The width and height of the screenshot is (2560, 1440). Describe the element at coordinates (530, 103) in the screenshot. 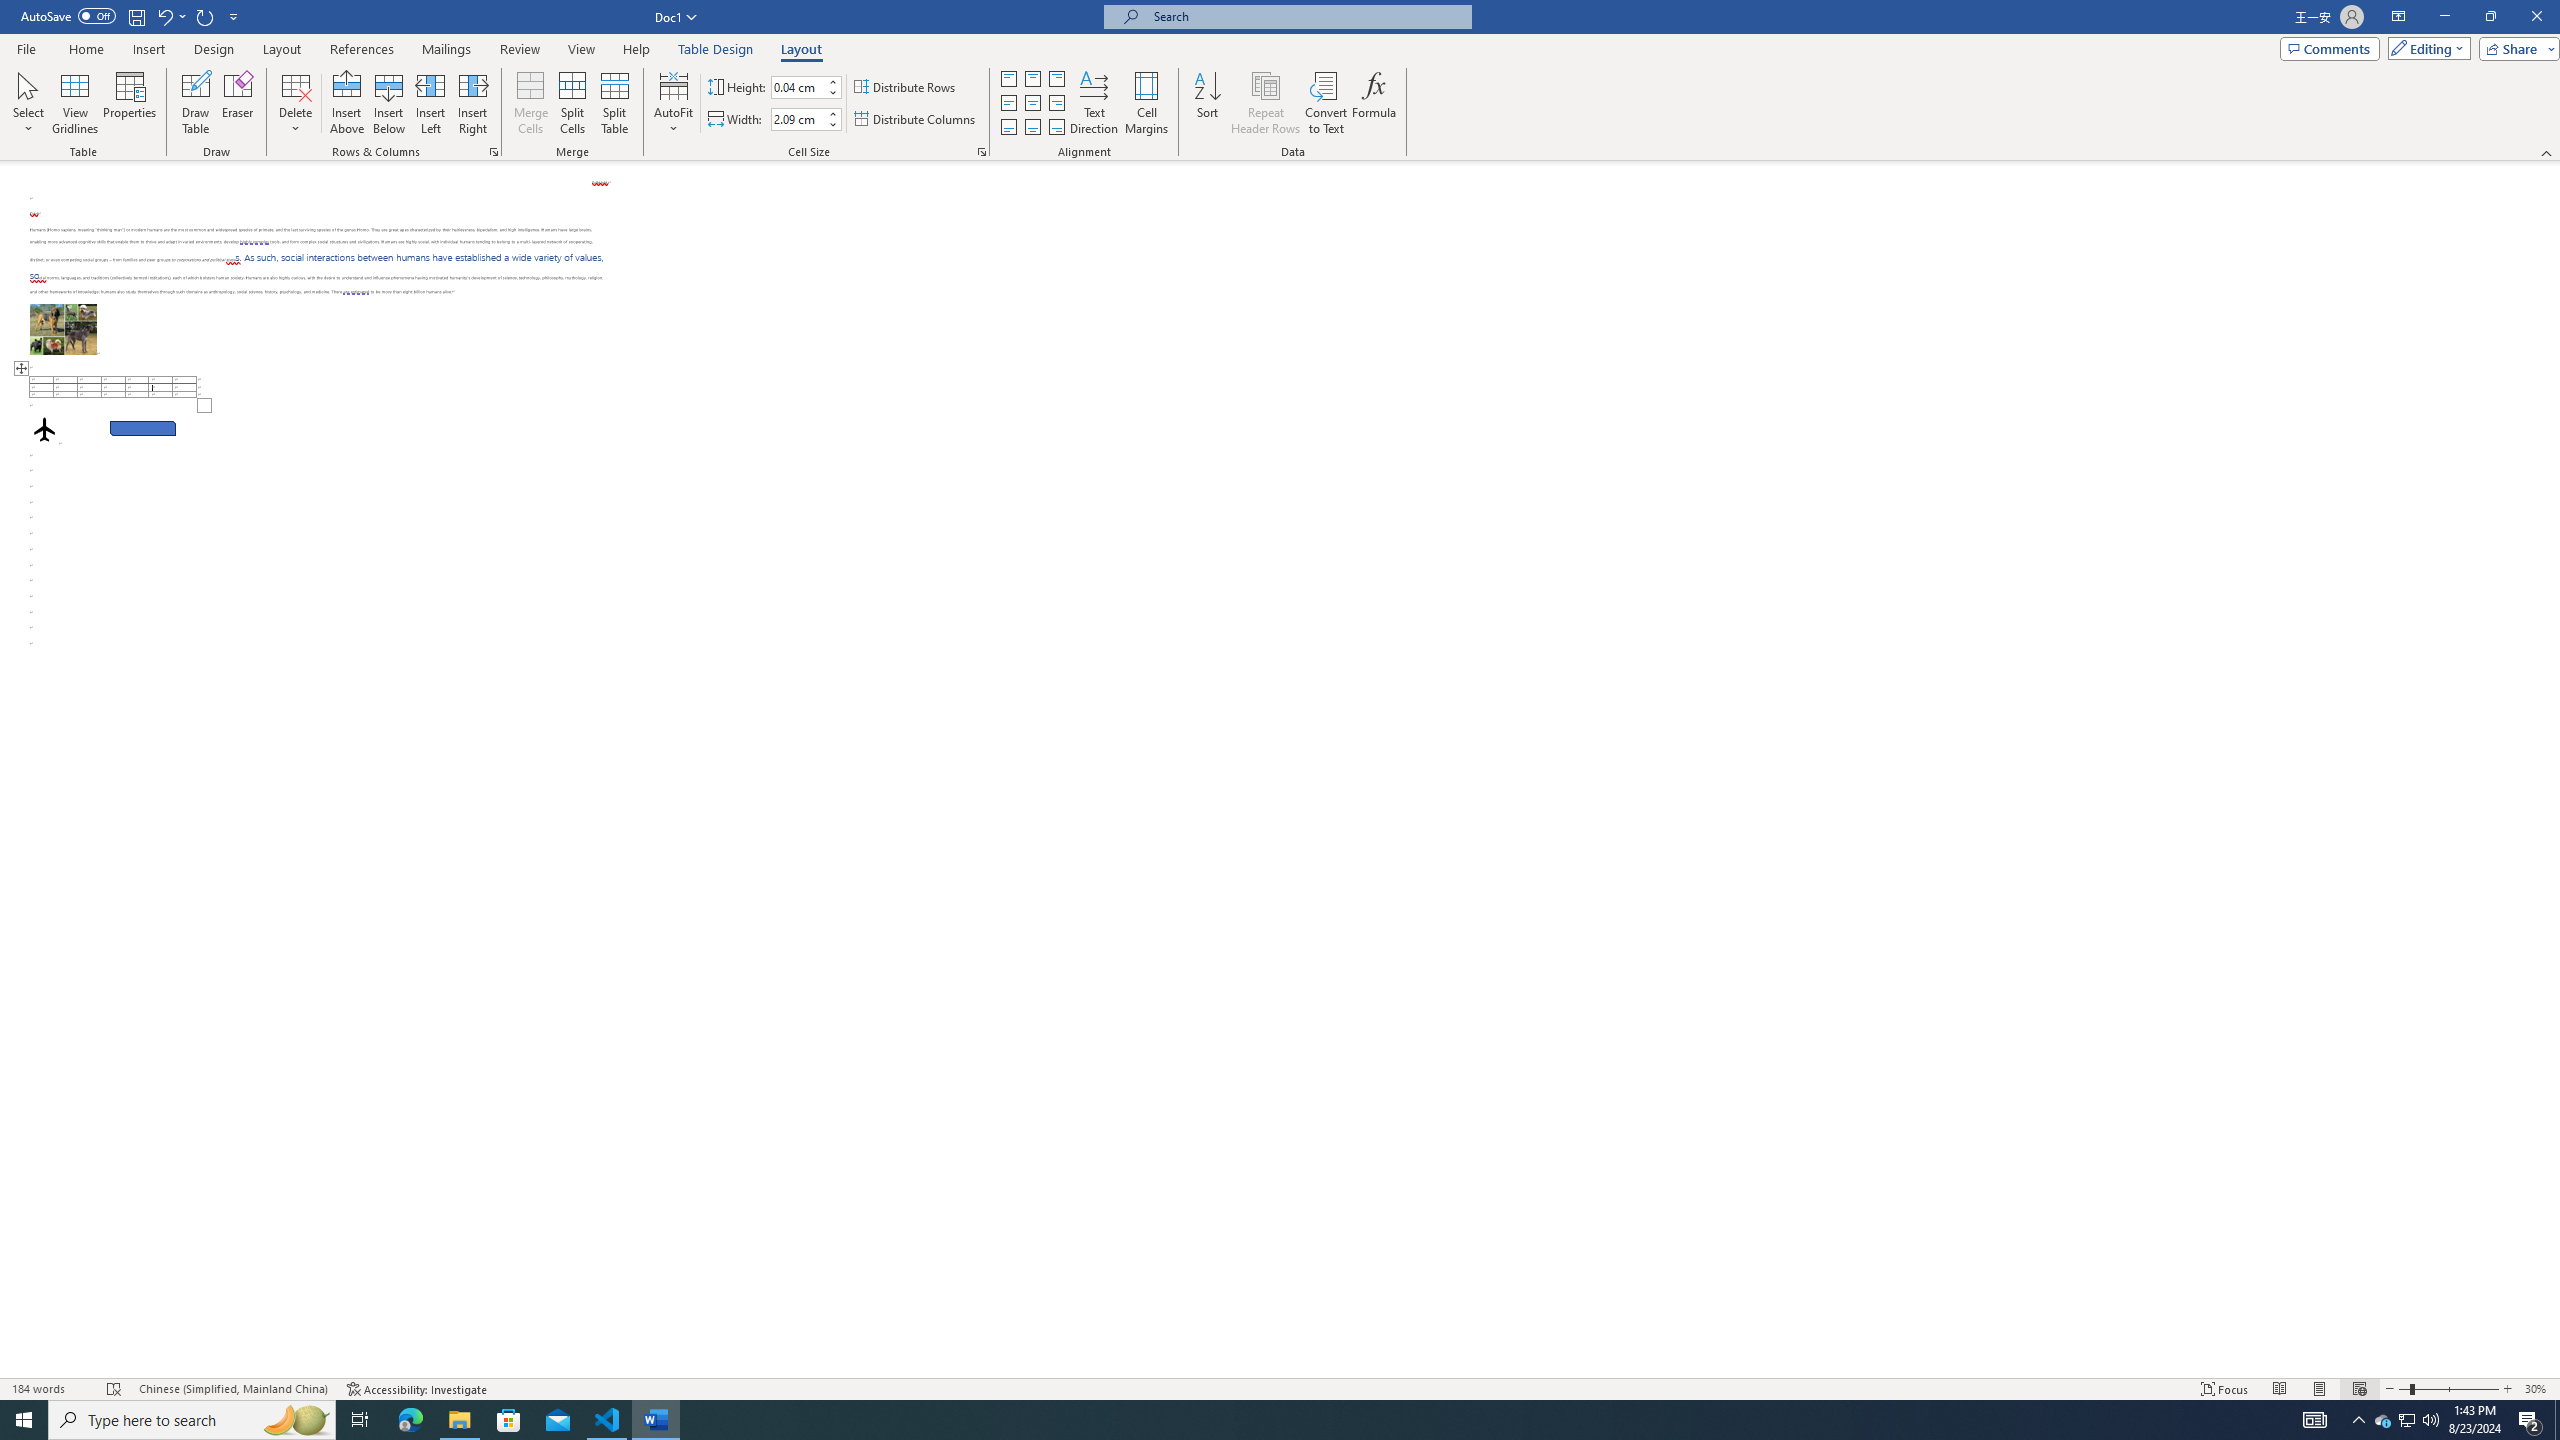

I see `'Merge Cells'` at that location.